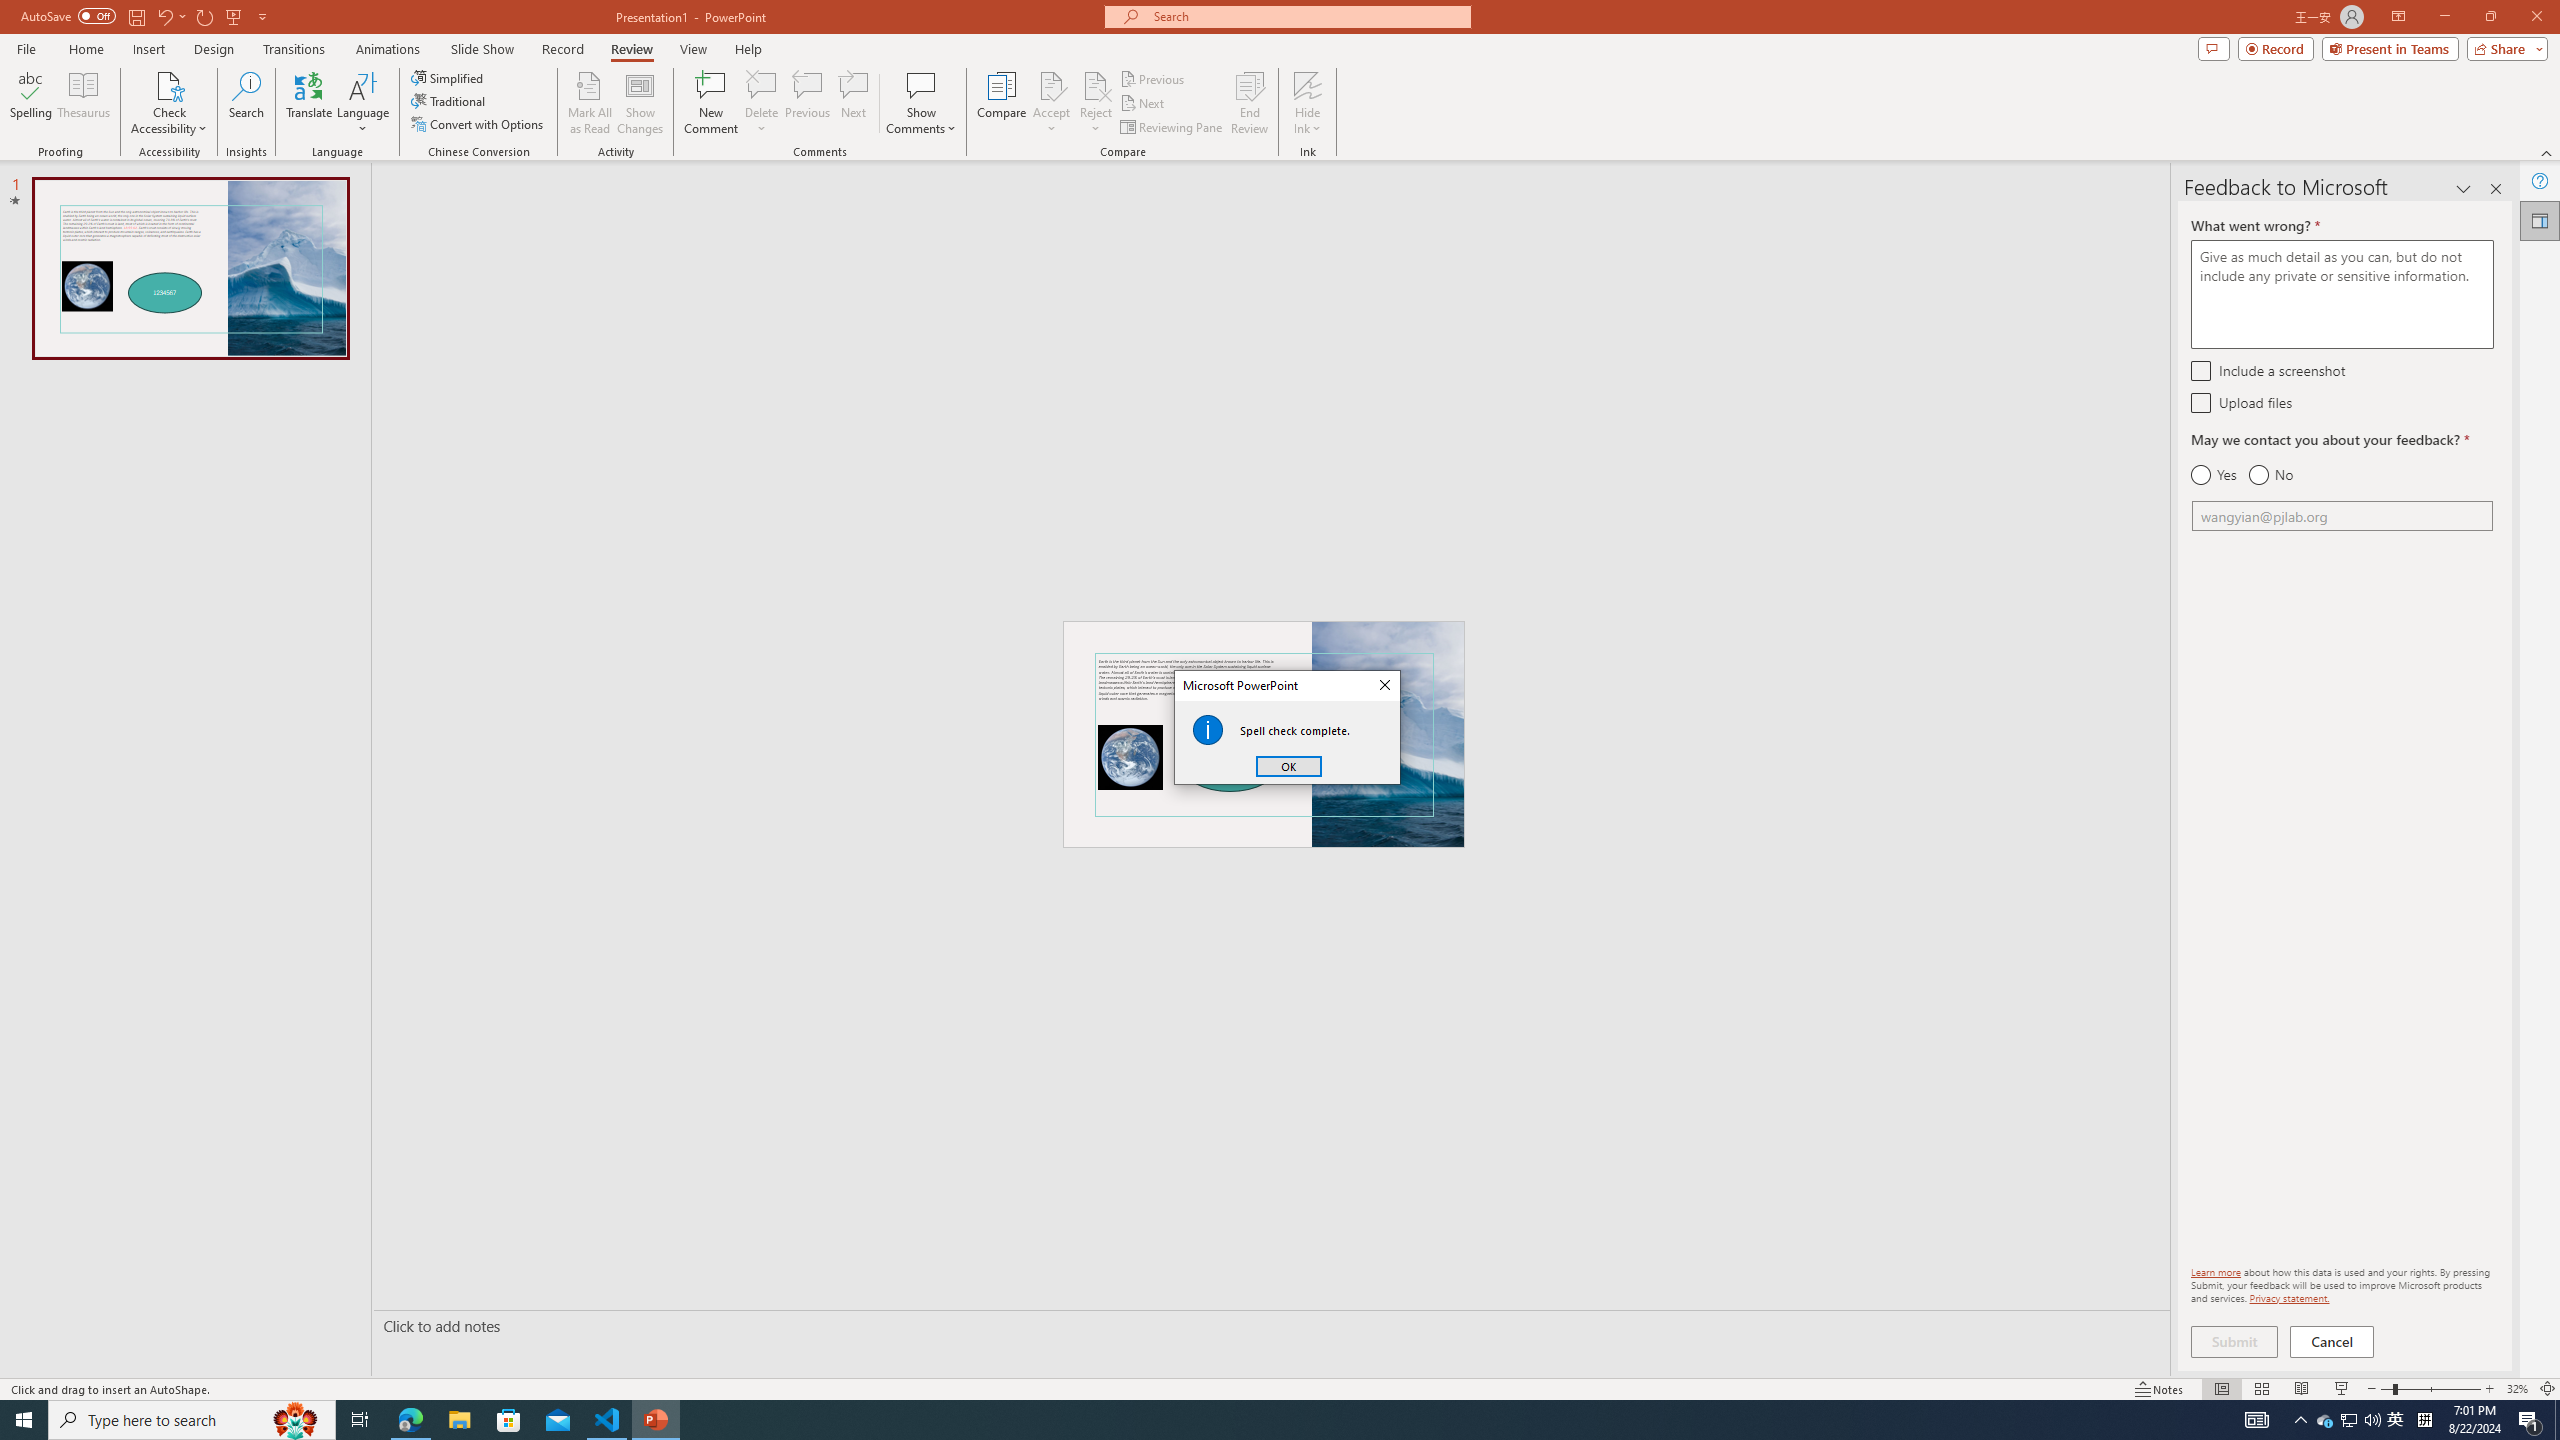  Describe the element at coordinates (29, 103) in the screenshot. I see `'Spelling...'` at that location.